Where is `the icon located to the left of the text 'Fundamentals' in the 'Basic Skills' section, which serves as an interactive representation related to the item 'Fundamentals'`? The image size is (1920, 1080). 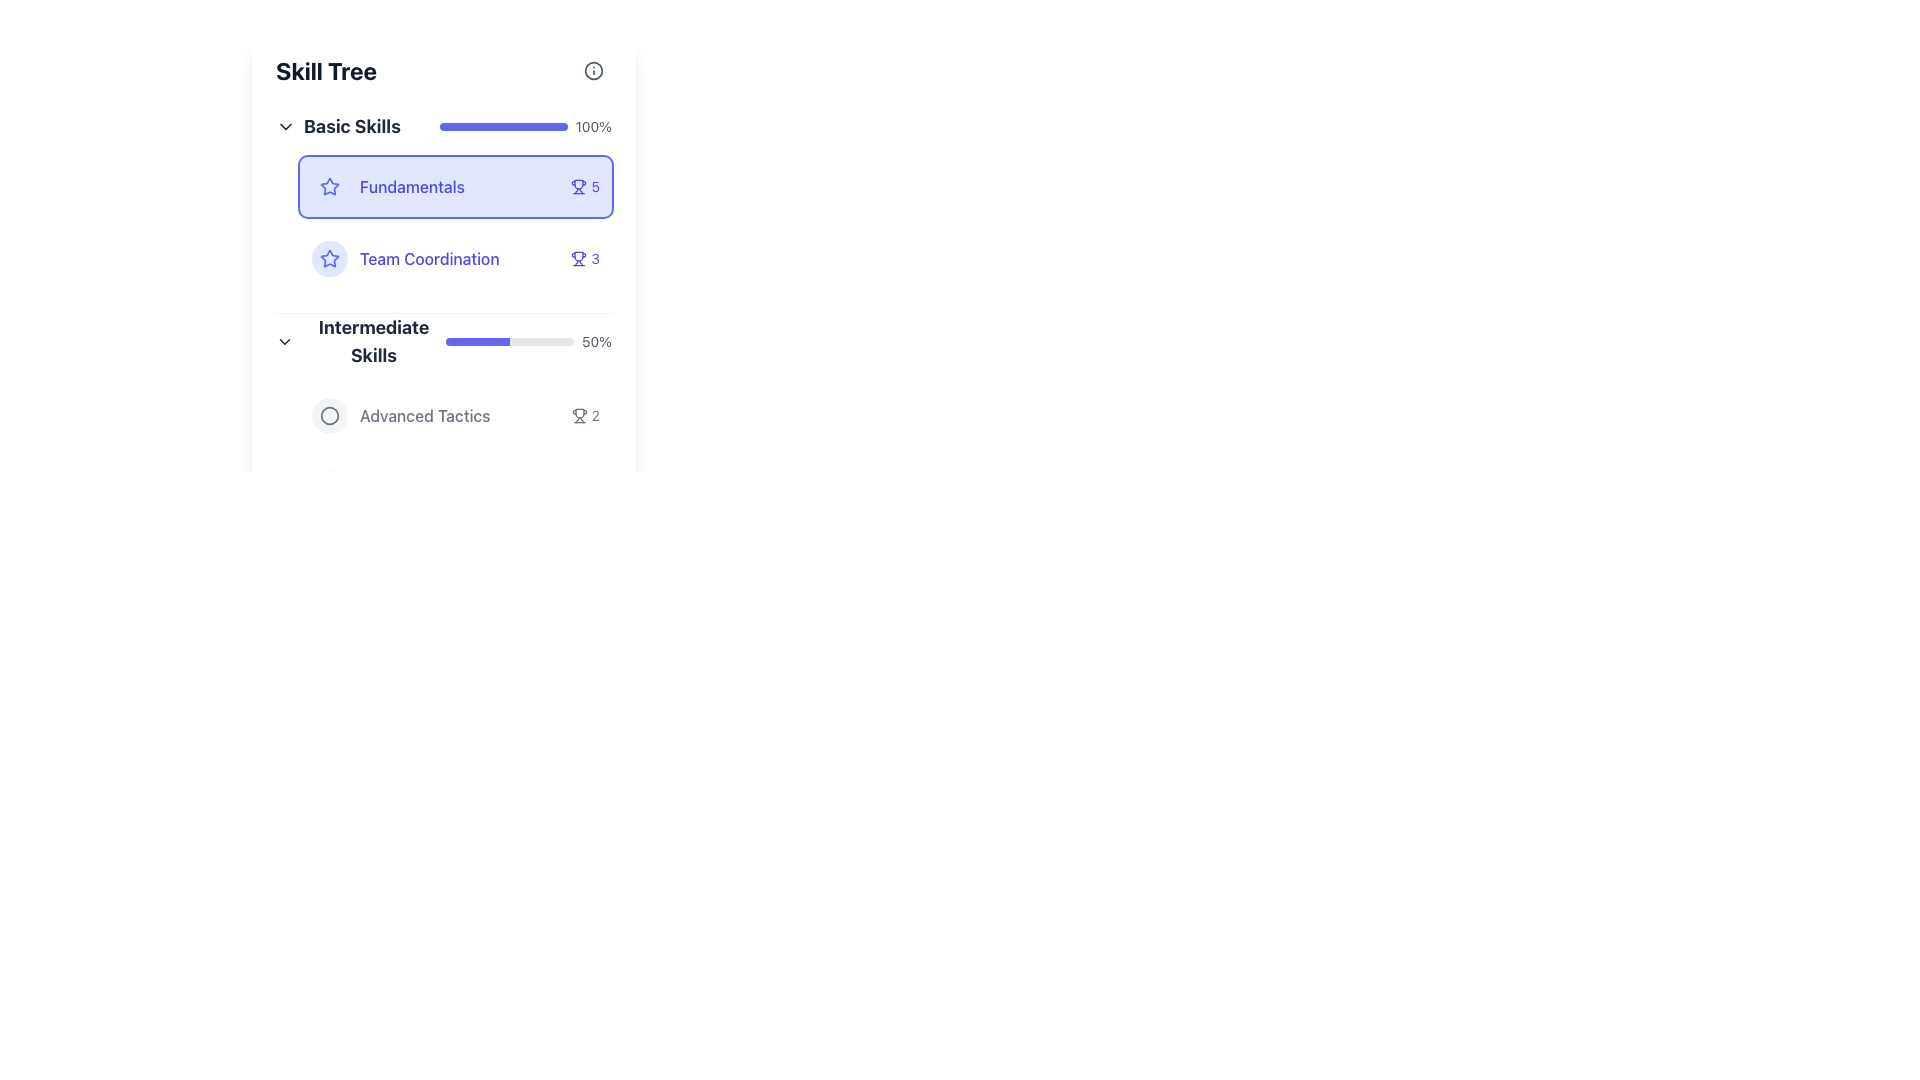 the icon located to the left of the text 'Fundamentals' in the 'Basic Skills' section, which serves as an interactive representation related to the item 'Fundamentals' is located at coordinates (330, 257).